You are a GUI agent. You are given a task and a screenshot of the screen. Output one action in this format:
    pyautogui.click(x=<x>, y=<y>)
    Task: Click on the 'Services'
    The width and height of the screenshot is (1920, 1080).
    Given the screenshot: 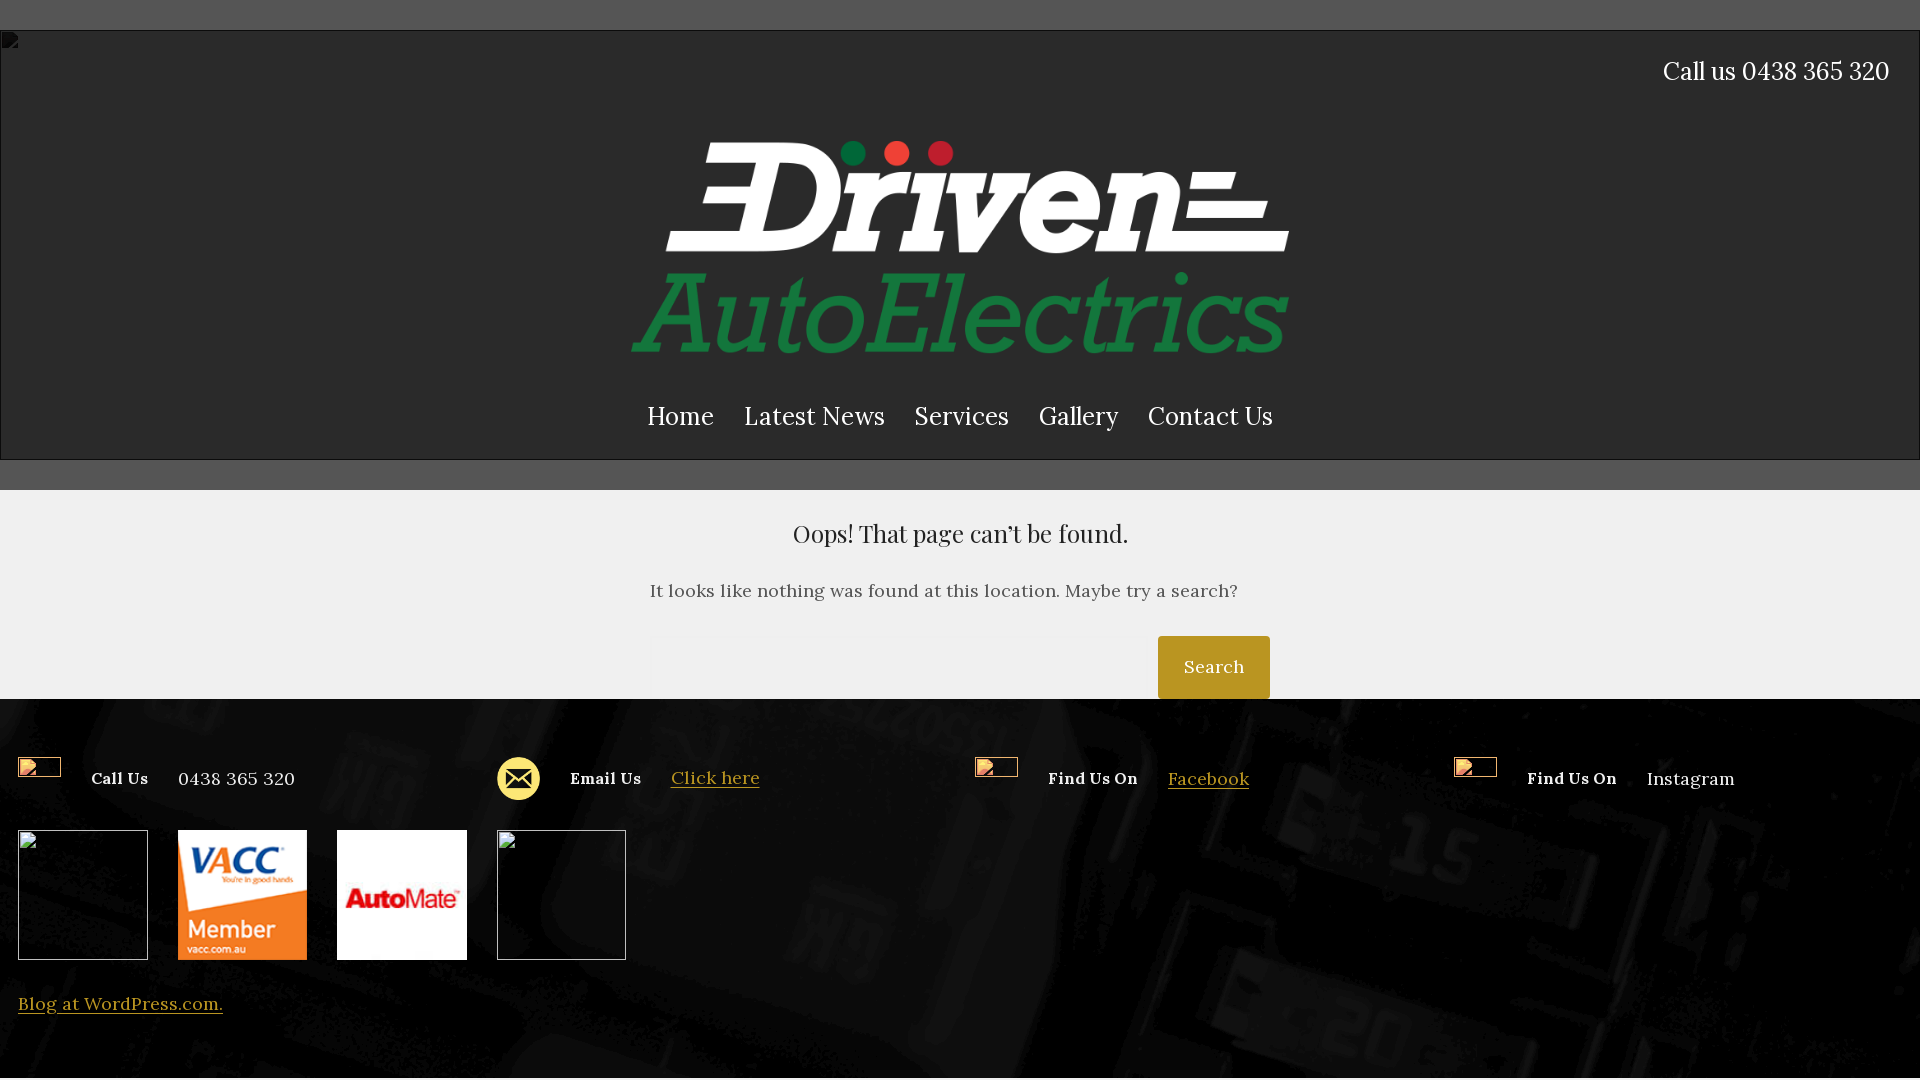 What is the action you would take?
    pyautogui.click(x=961, y=415)
    